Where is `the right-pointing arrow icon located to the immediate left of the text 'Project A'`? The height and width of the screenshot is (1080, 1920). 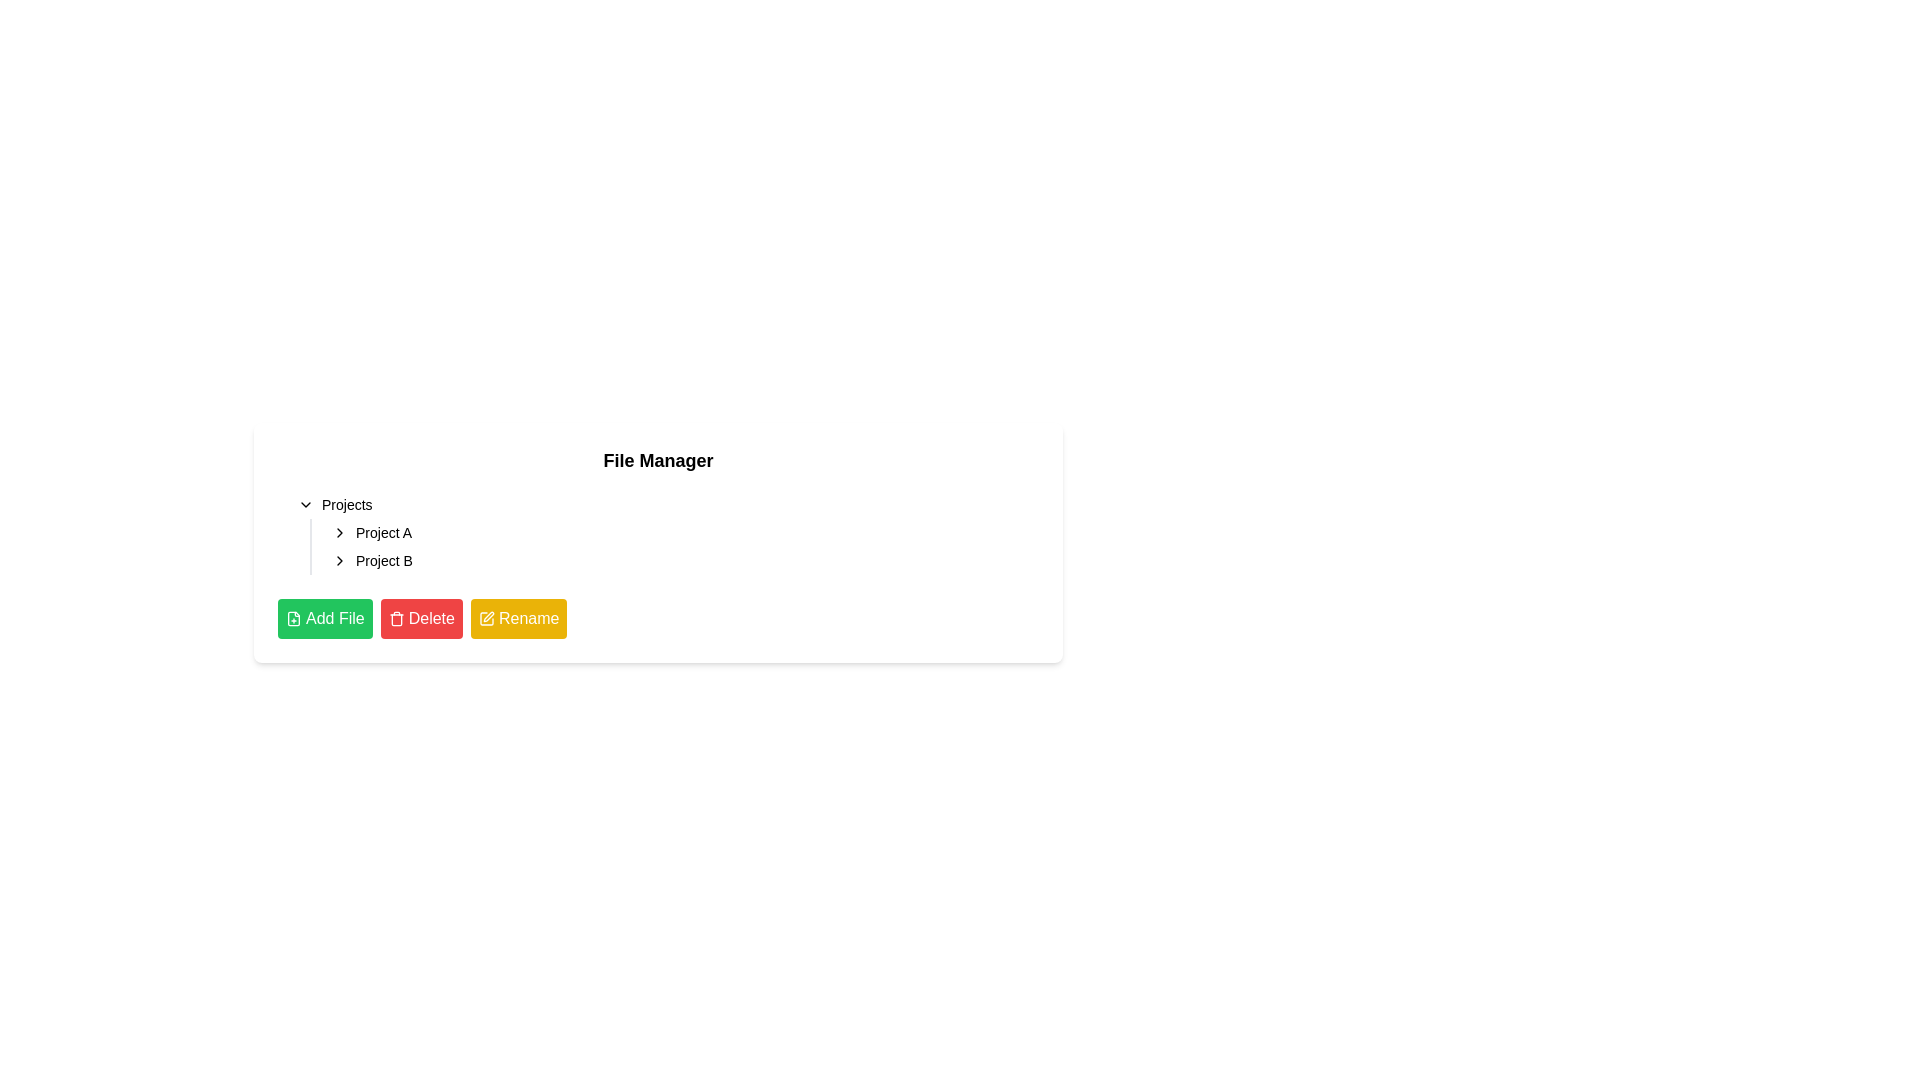 the right-pointing arrow icon located to the immediate left of the text 'Project A' is located at coordinates (340, 531).